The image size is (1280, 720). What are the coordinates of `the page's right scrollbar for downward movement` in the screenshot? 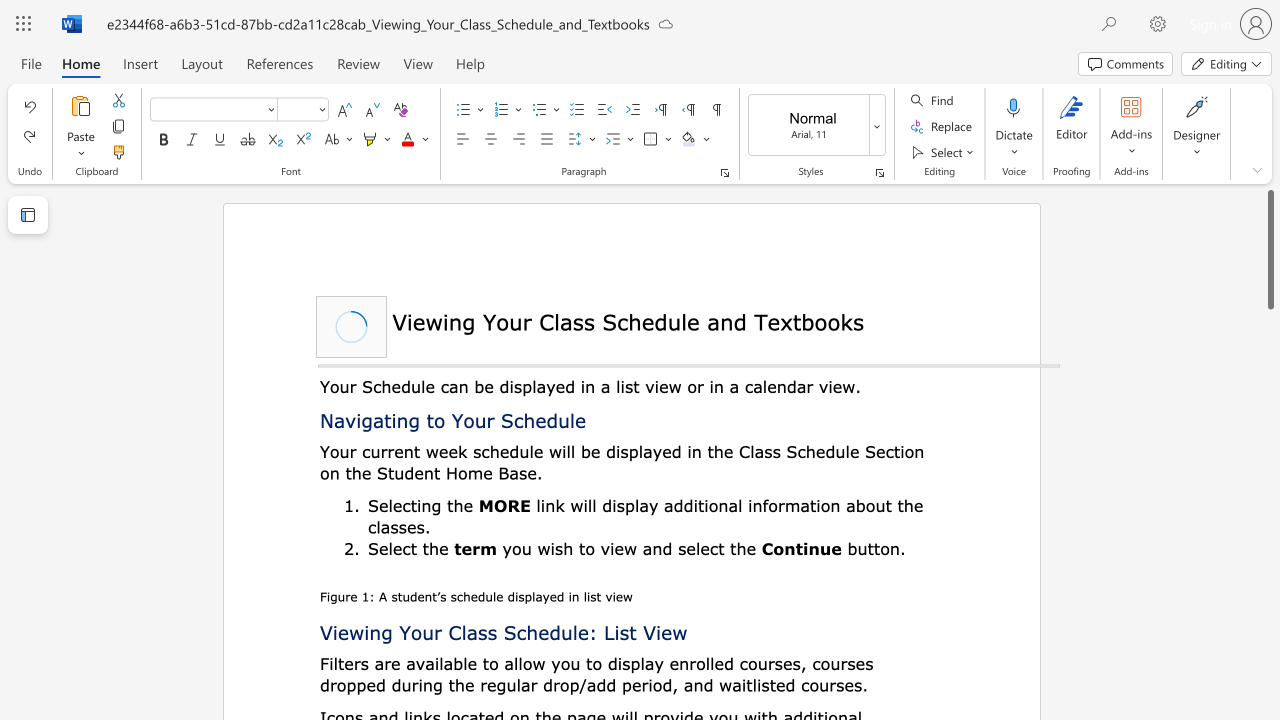 It's located at (1269, 480).